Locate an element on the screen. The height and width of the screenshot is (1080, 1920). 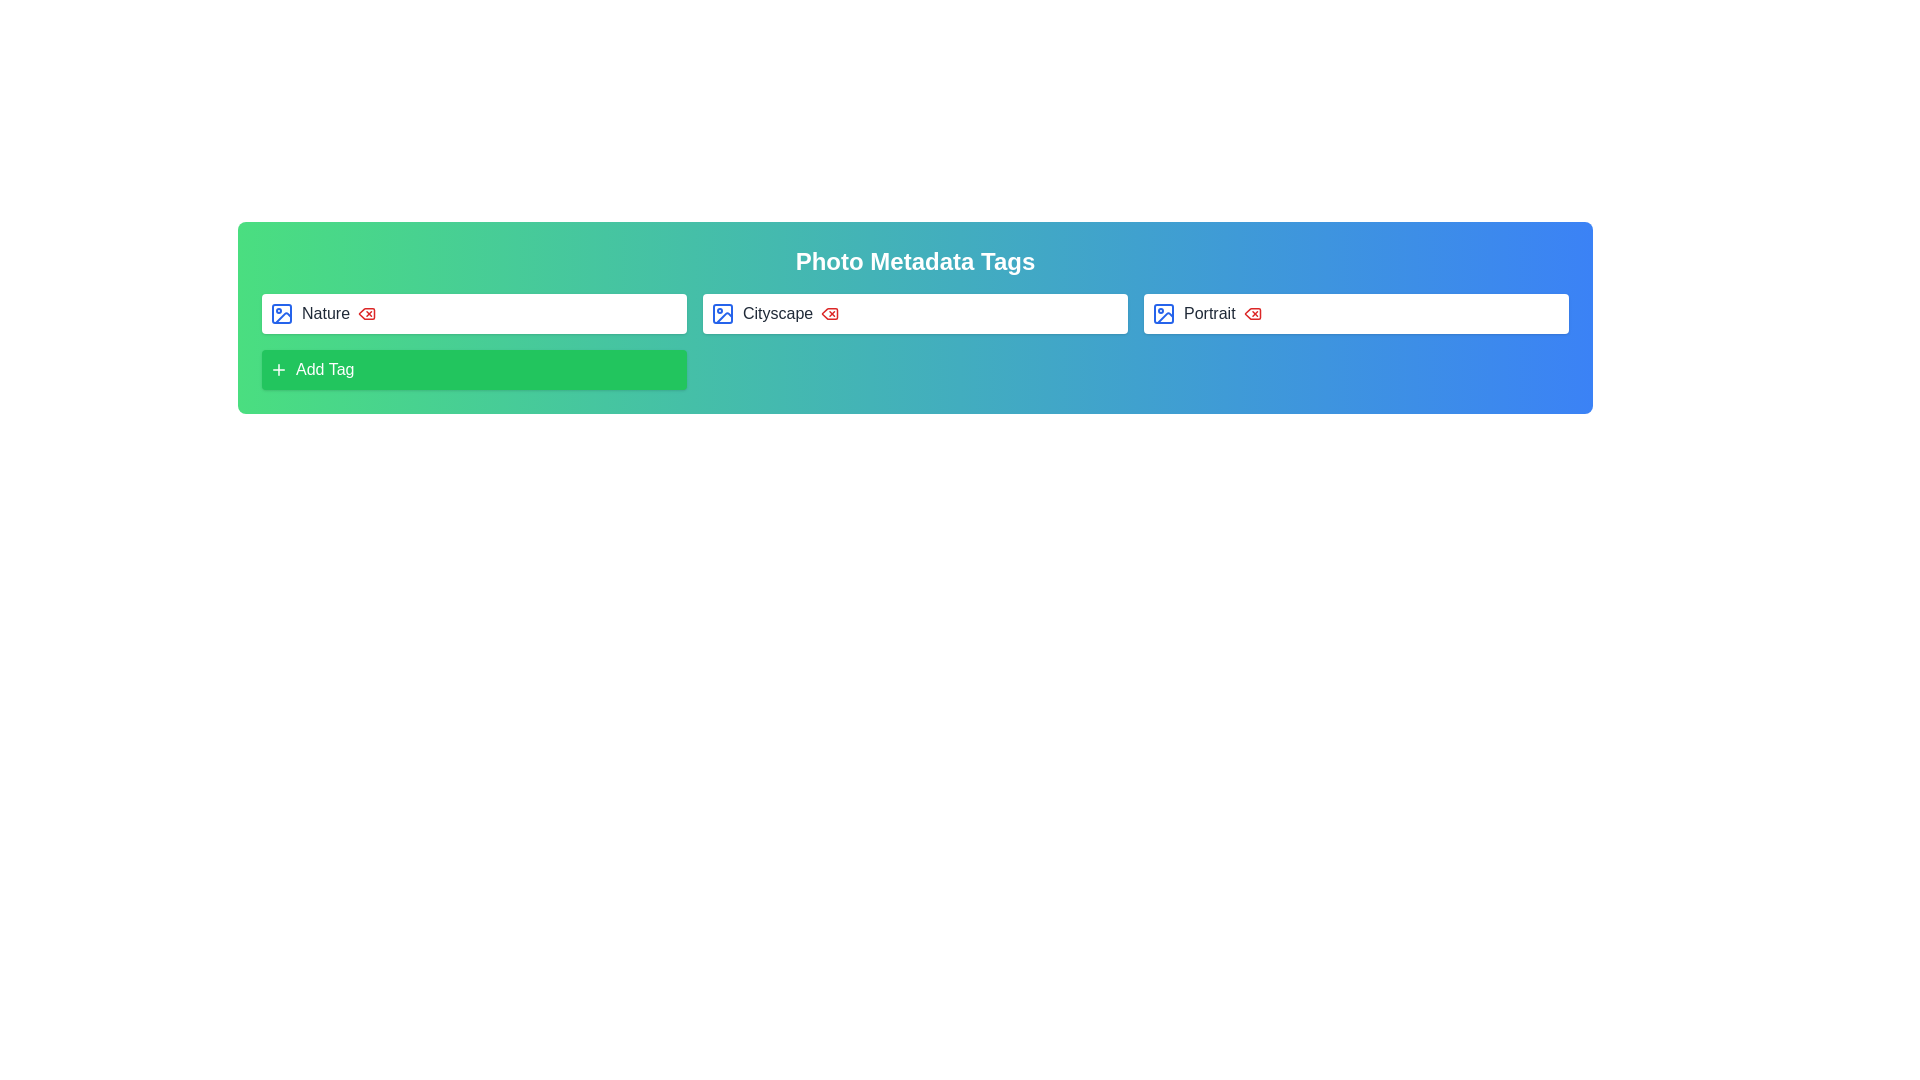
the decorative vector item, a small angular triangle icon located near the center-right of the 'Cityscape' tag within the metadata tagging area is located at coordinates (723, 317).